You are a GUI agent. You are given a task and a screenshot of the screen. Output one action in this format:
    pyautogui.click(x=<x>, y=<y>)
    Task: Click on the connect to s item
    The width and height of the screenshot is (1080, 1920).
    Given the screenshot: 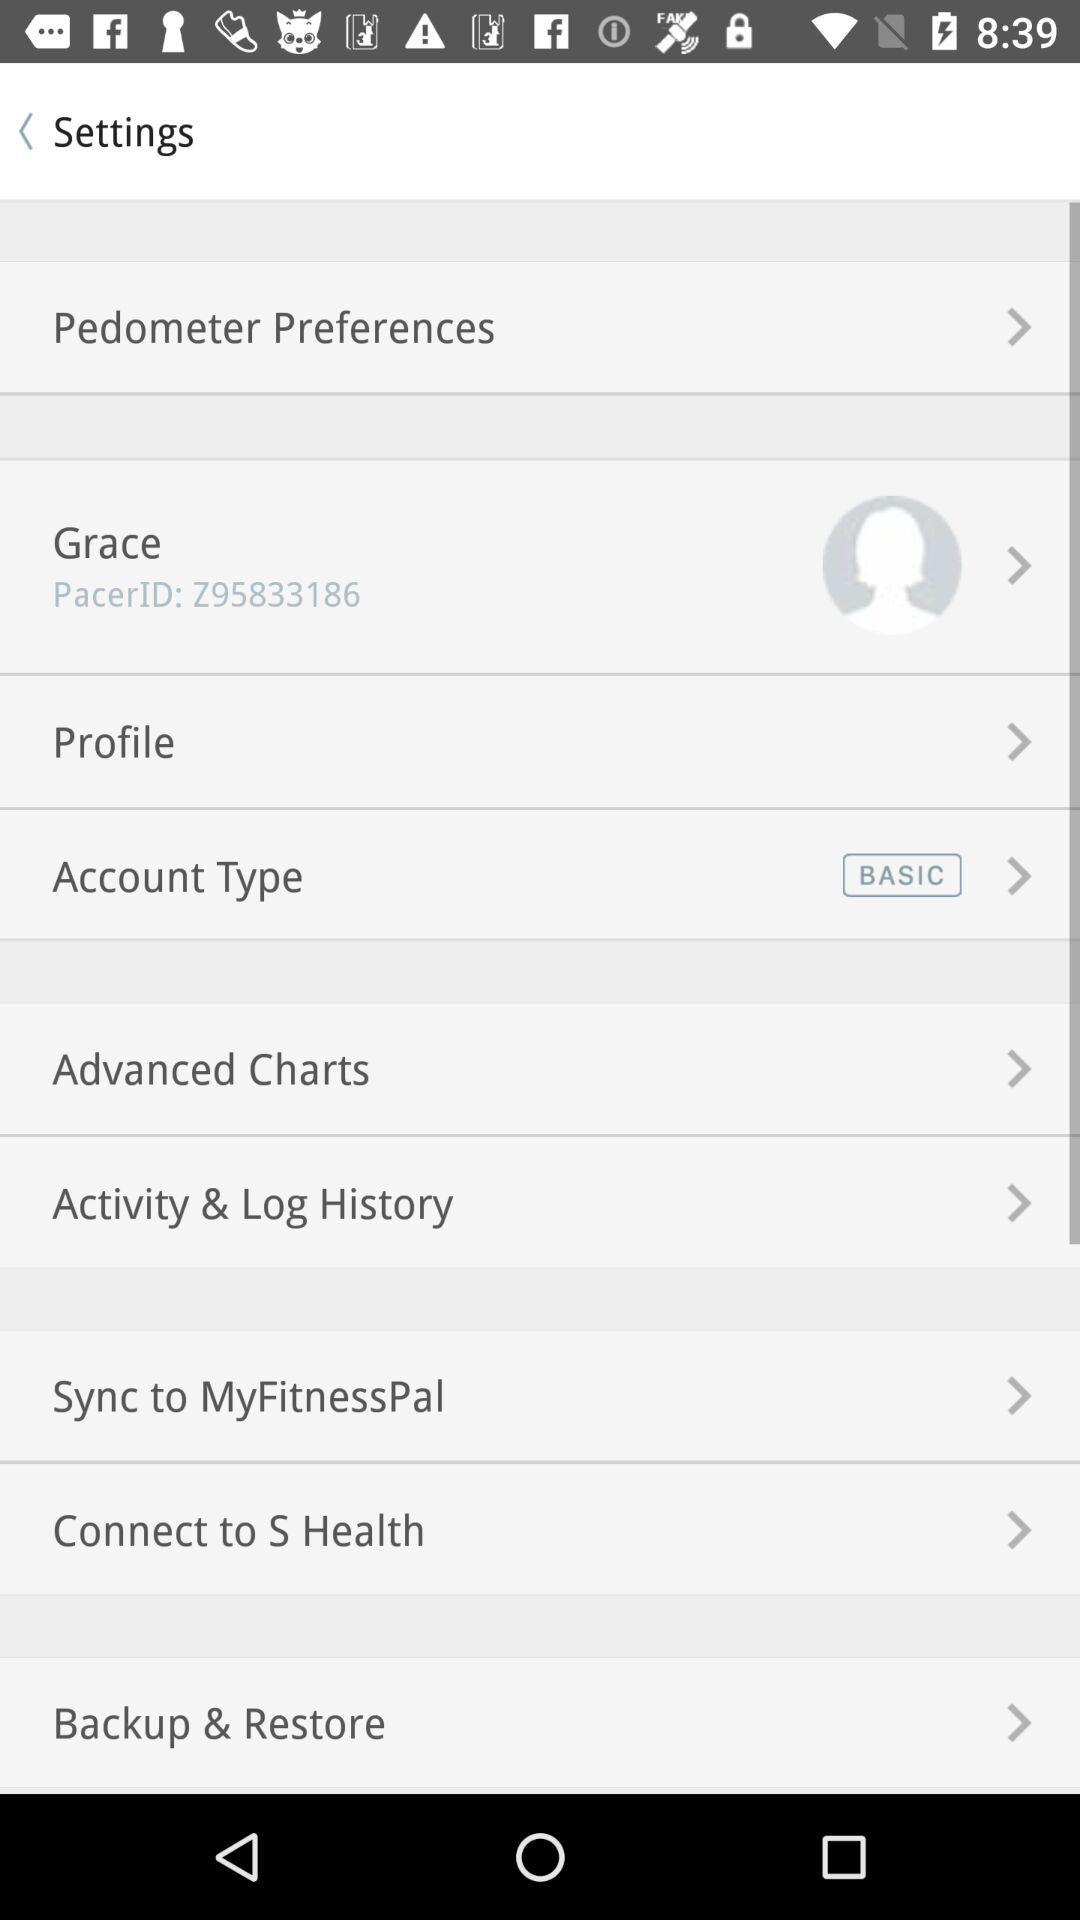 What is the action you would take?
    pyautogui.click(x=212, y=1528)
    